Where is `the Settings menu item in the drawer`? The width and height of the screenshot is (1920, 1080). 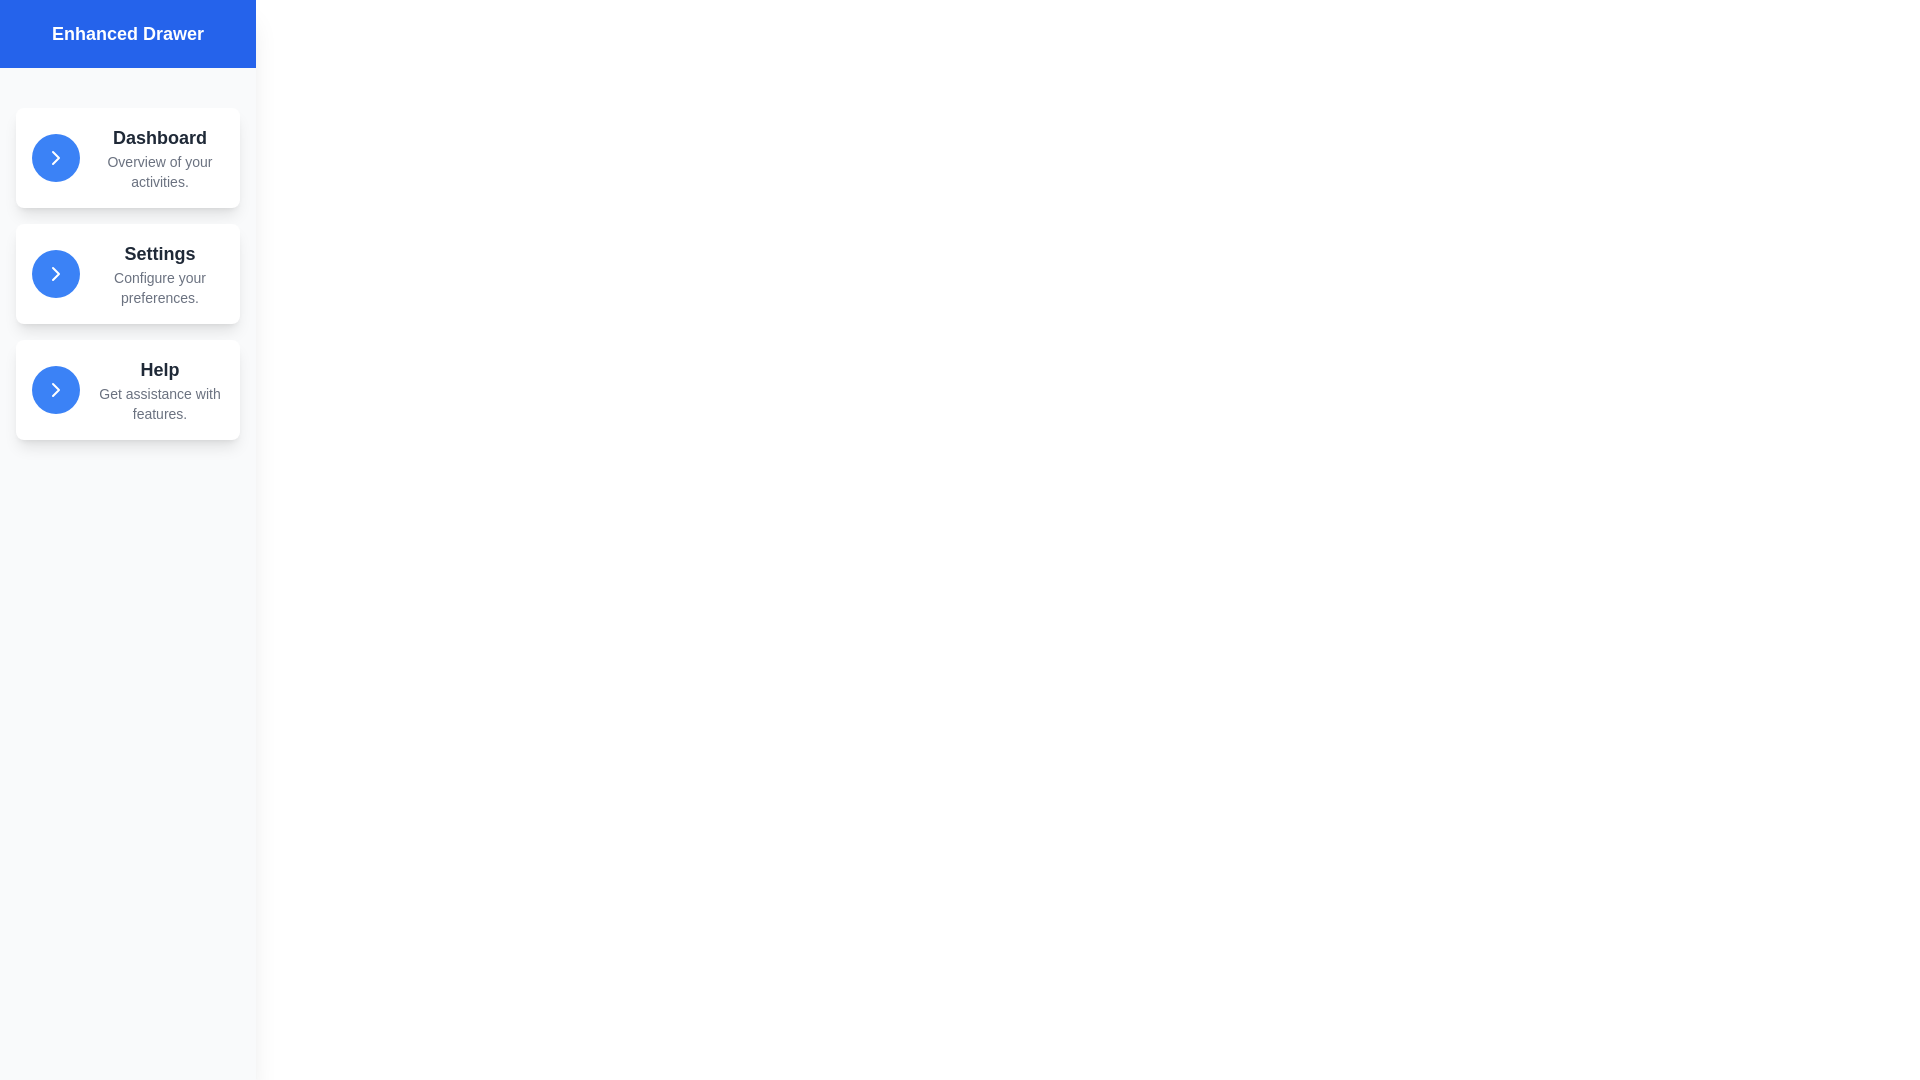 the Settings menu item in the drawer is located at coordinates (127, 273).